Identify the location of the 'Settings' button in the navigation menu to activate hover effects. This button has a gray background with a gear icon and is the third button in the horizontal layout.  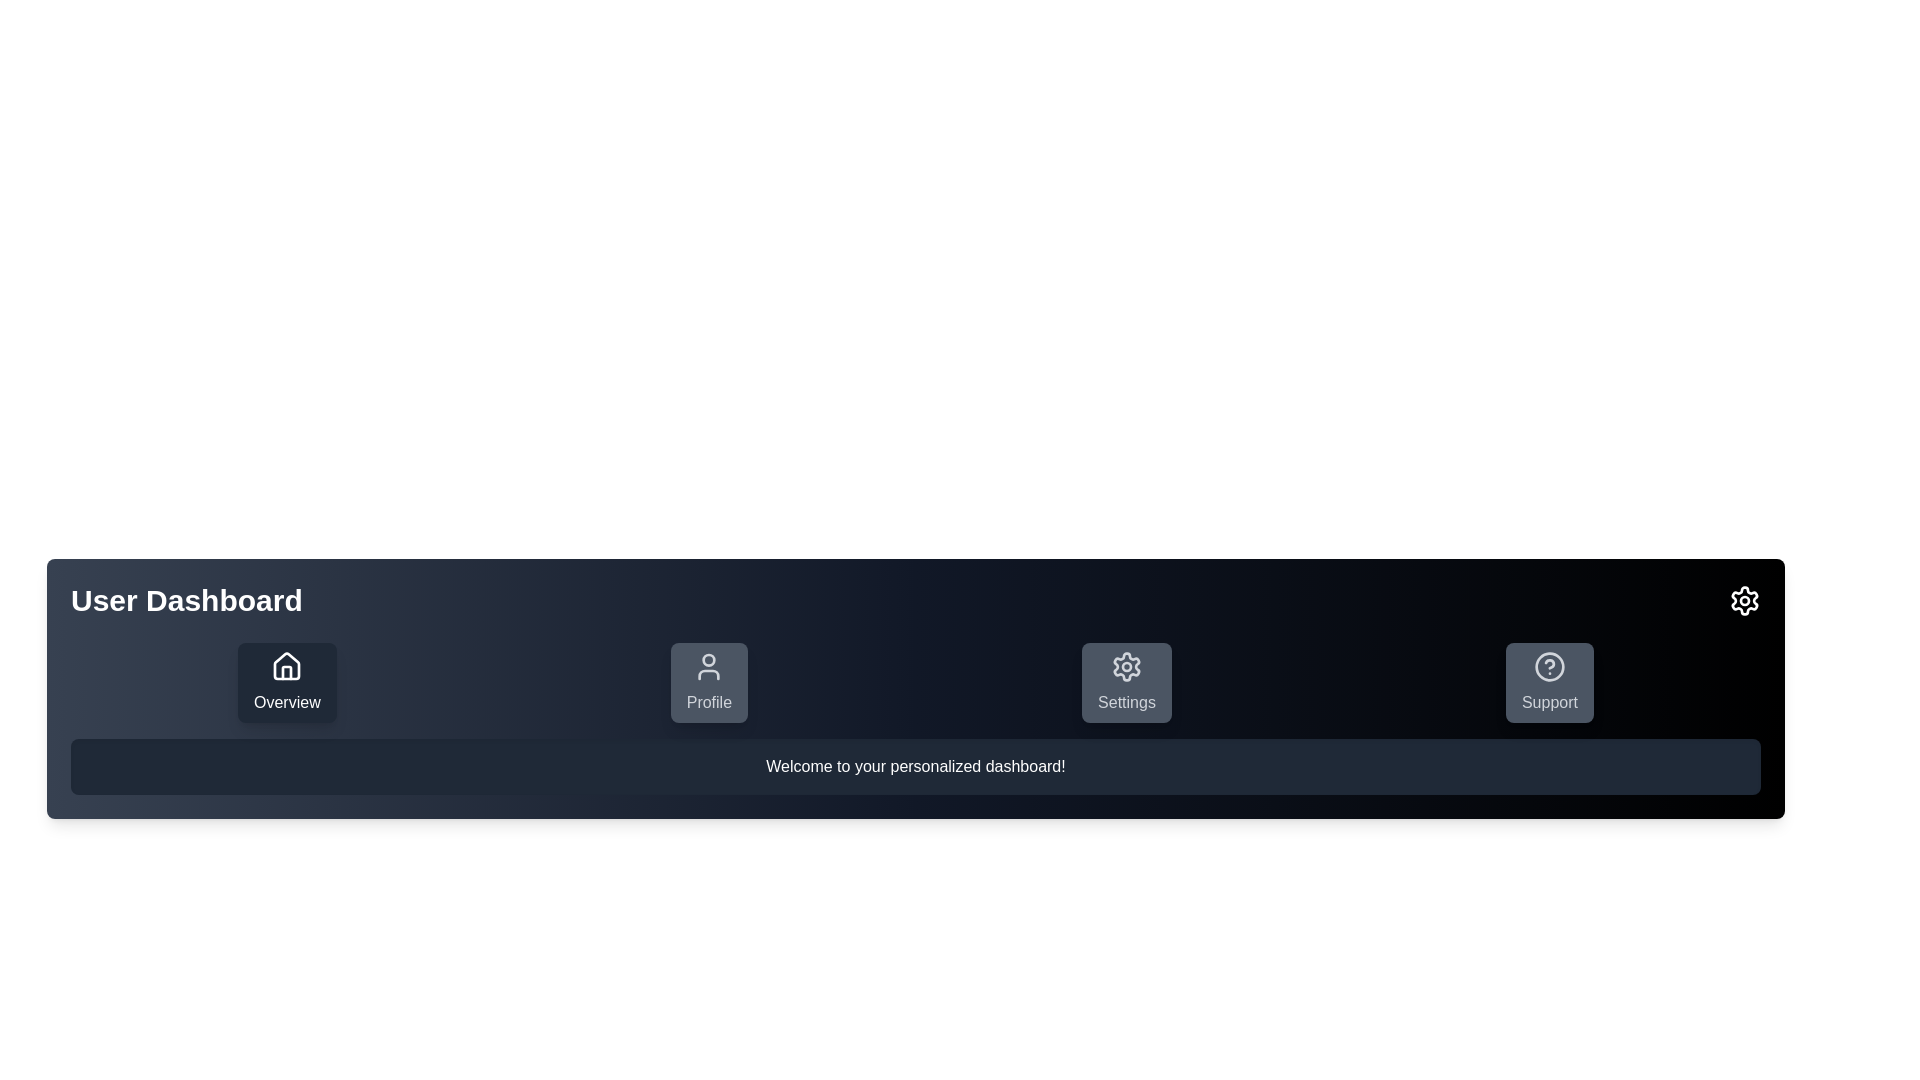
(1127, 681).